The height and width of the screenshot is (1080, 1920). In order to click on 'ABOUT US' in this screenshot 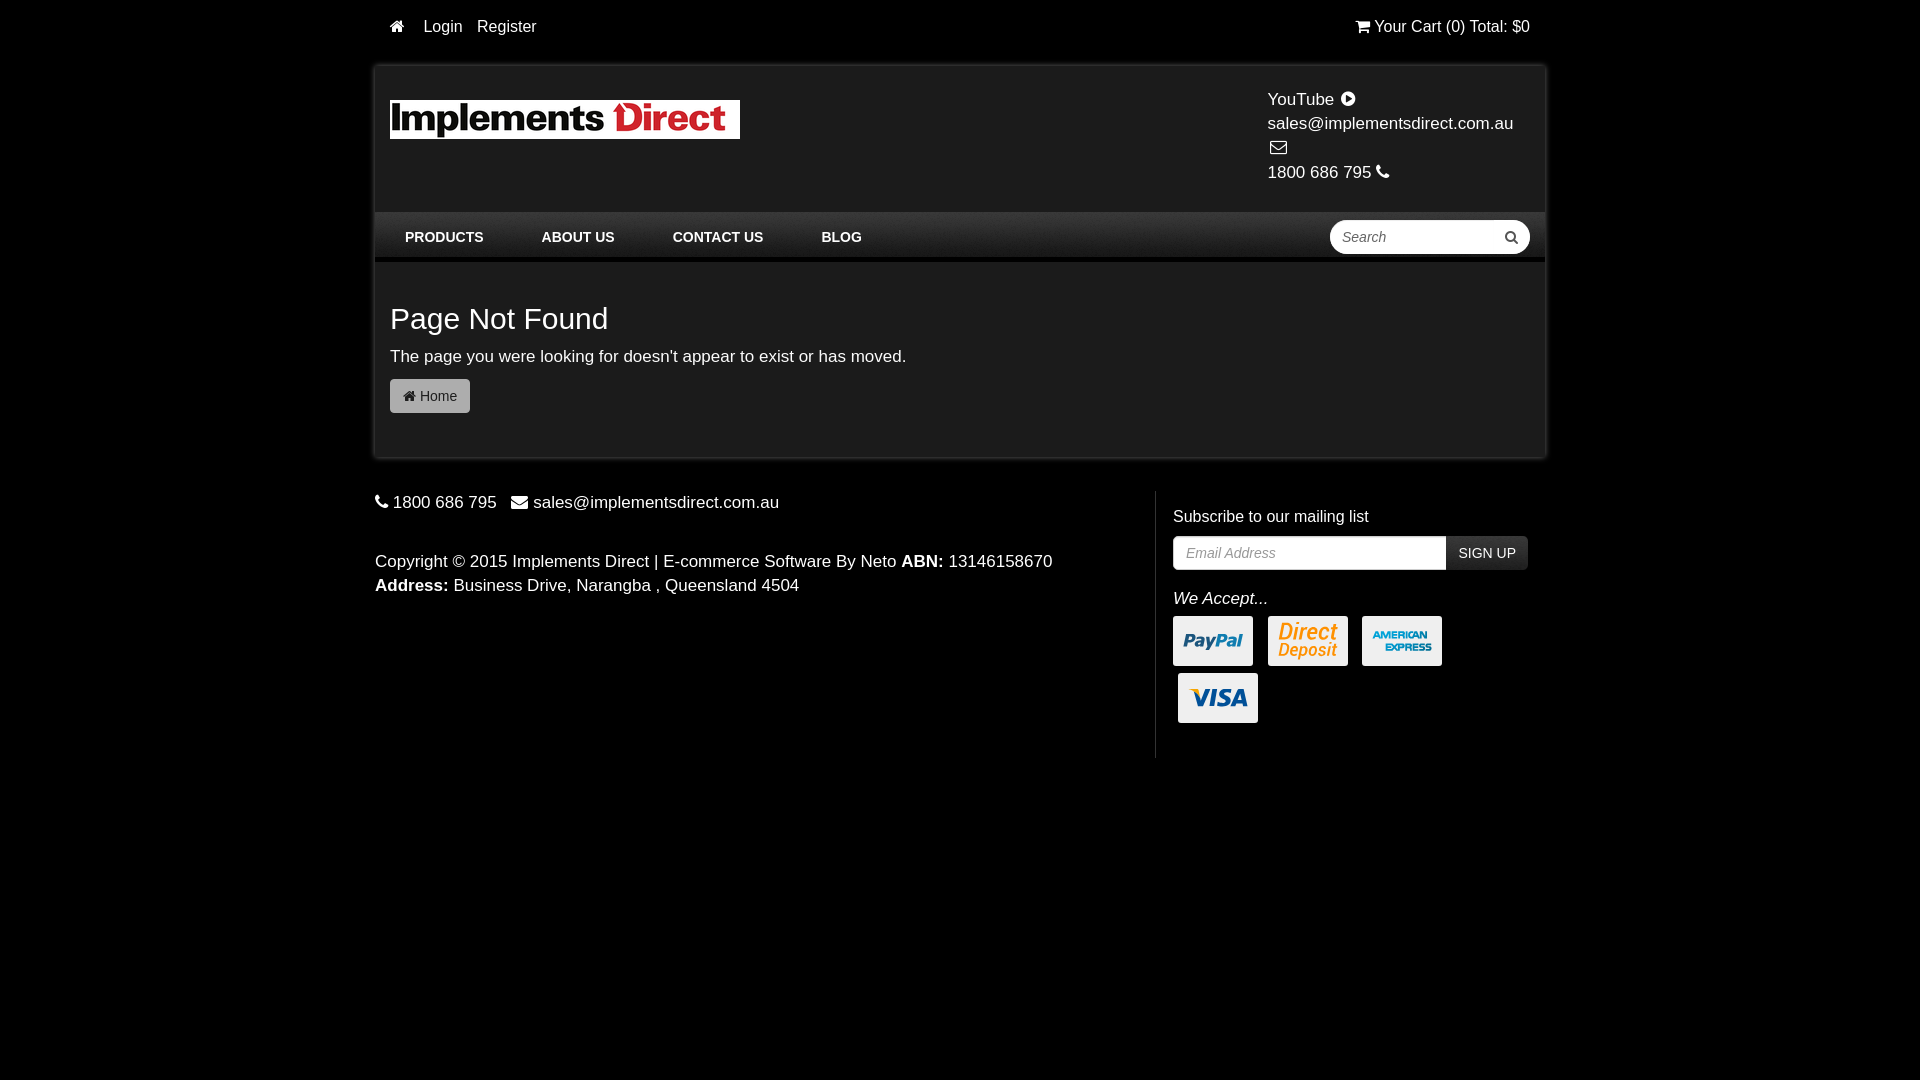, I will do `click(527, 235)`.